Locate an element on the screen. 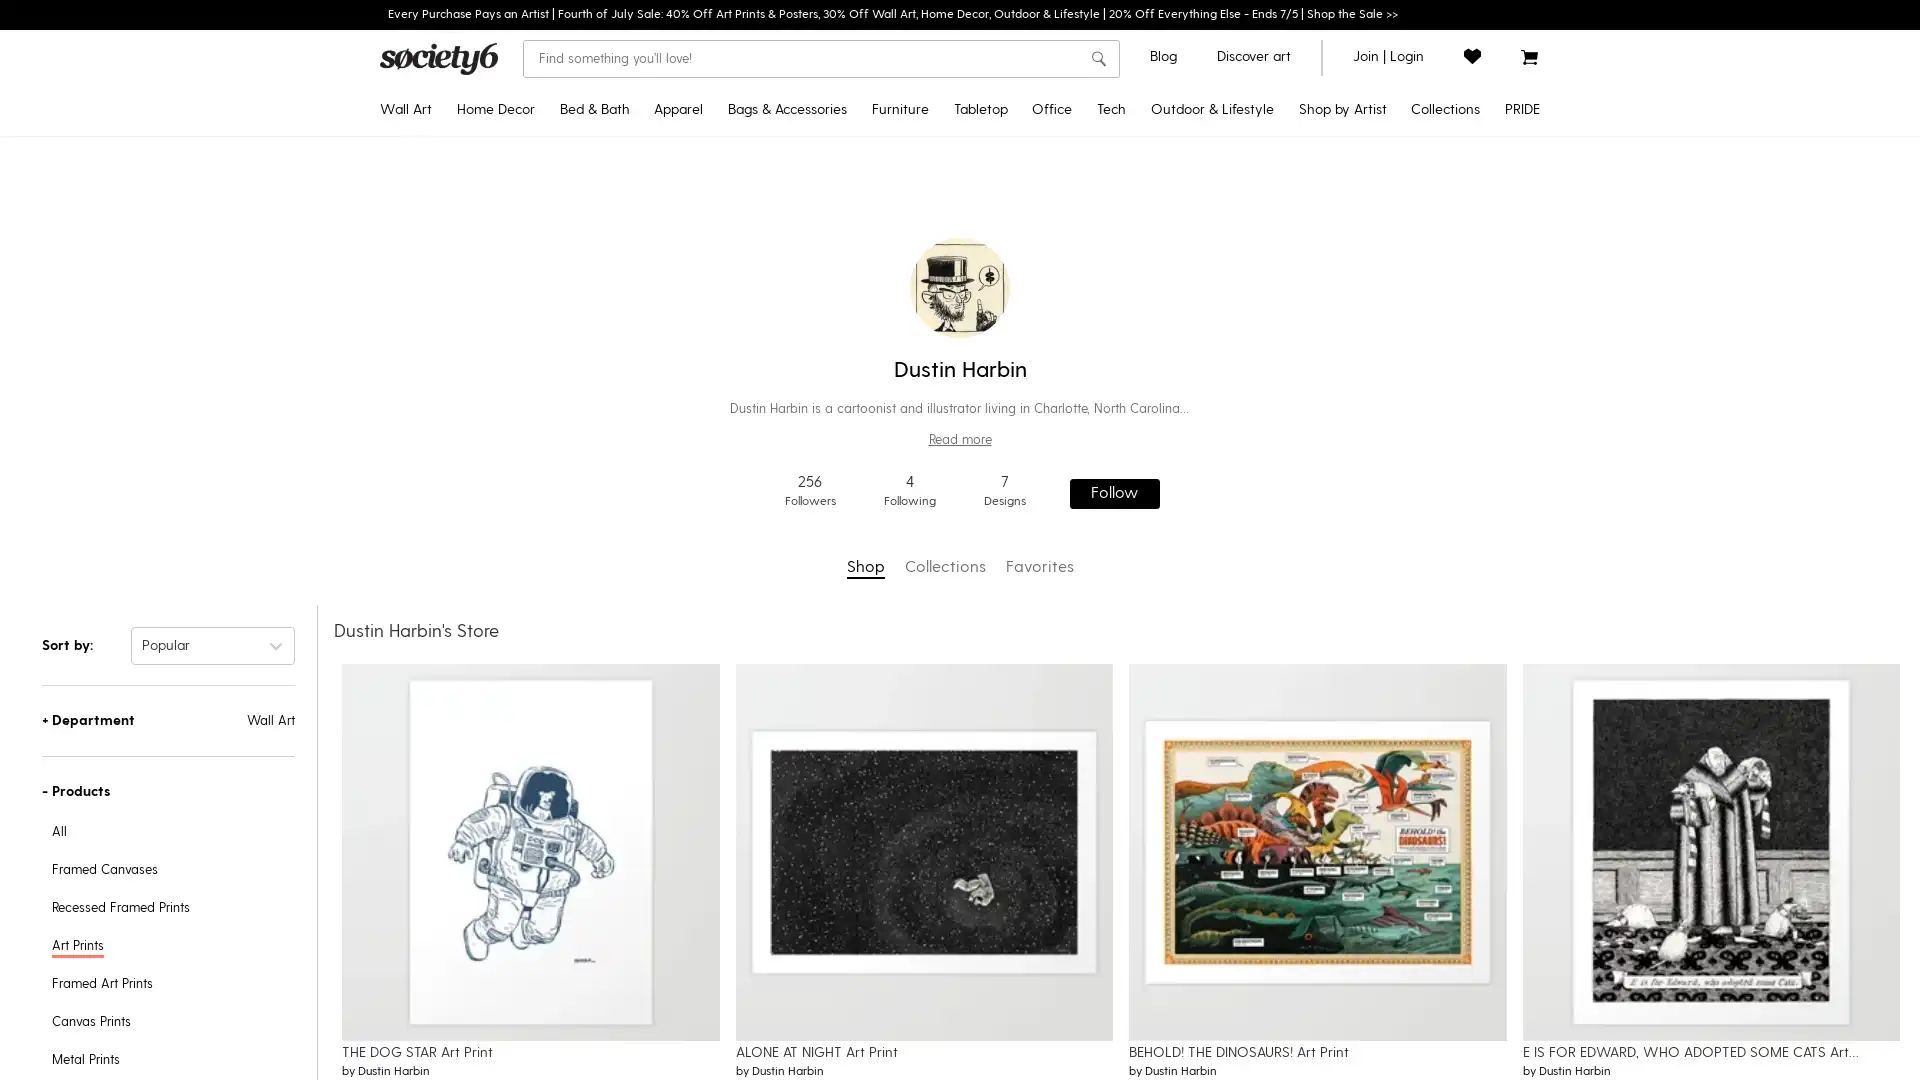  Star WarsTM is located at coordinates (1288, 192).